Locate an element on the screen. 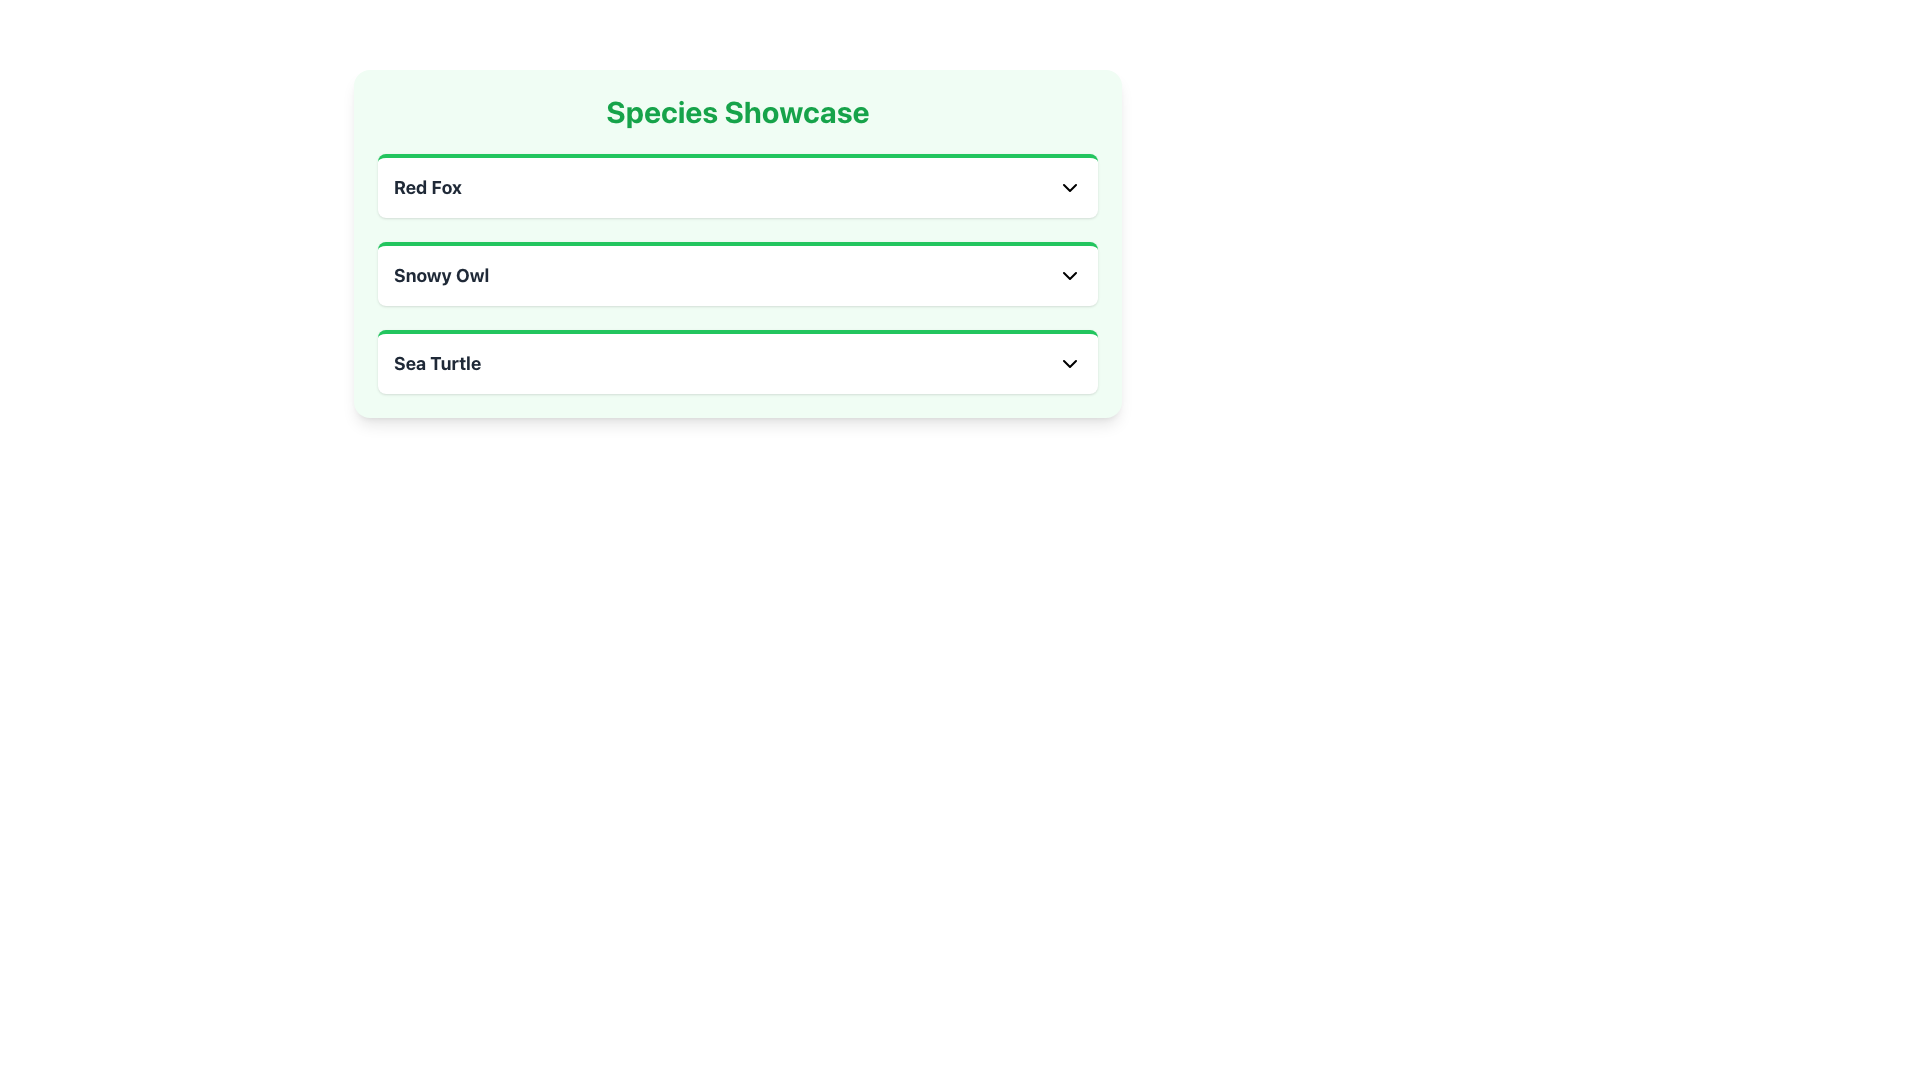 Image resolution: width=1920 pixels, height=1080 pixels. the Chevron Down icon located at the far right end of the row containing the 'Sea Turtle' label is located at coordinates (1069, 363).